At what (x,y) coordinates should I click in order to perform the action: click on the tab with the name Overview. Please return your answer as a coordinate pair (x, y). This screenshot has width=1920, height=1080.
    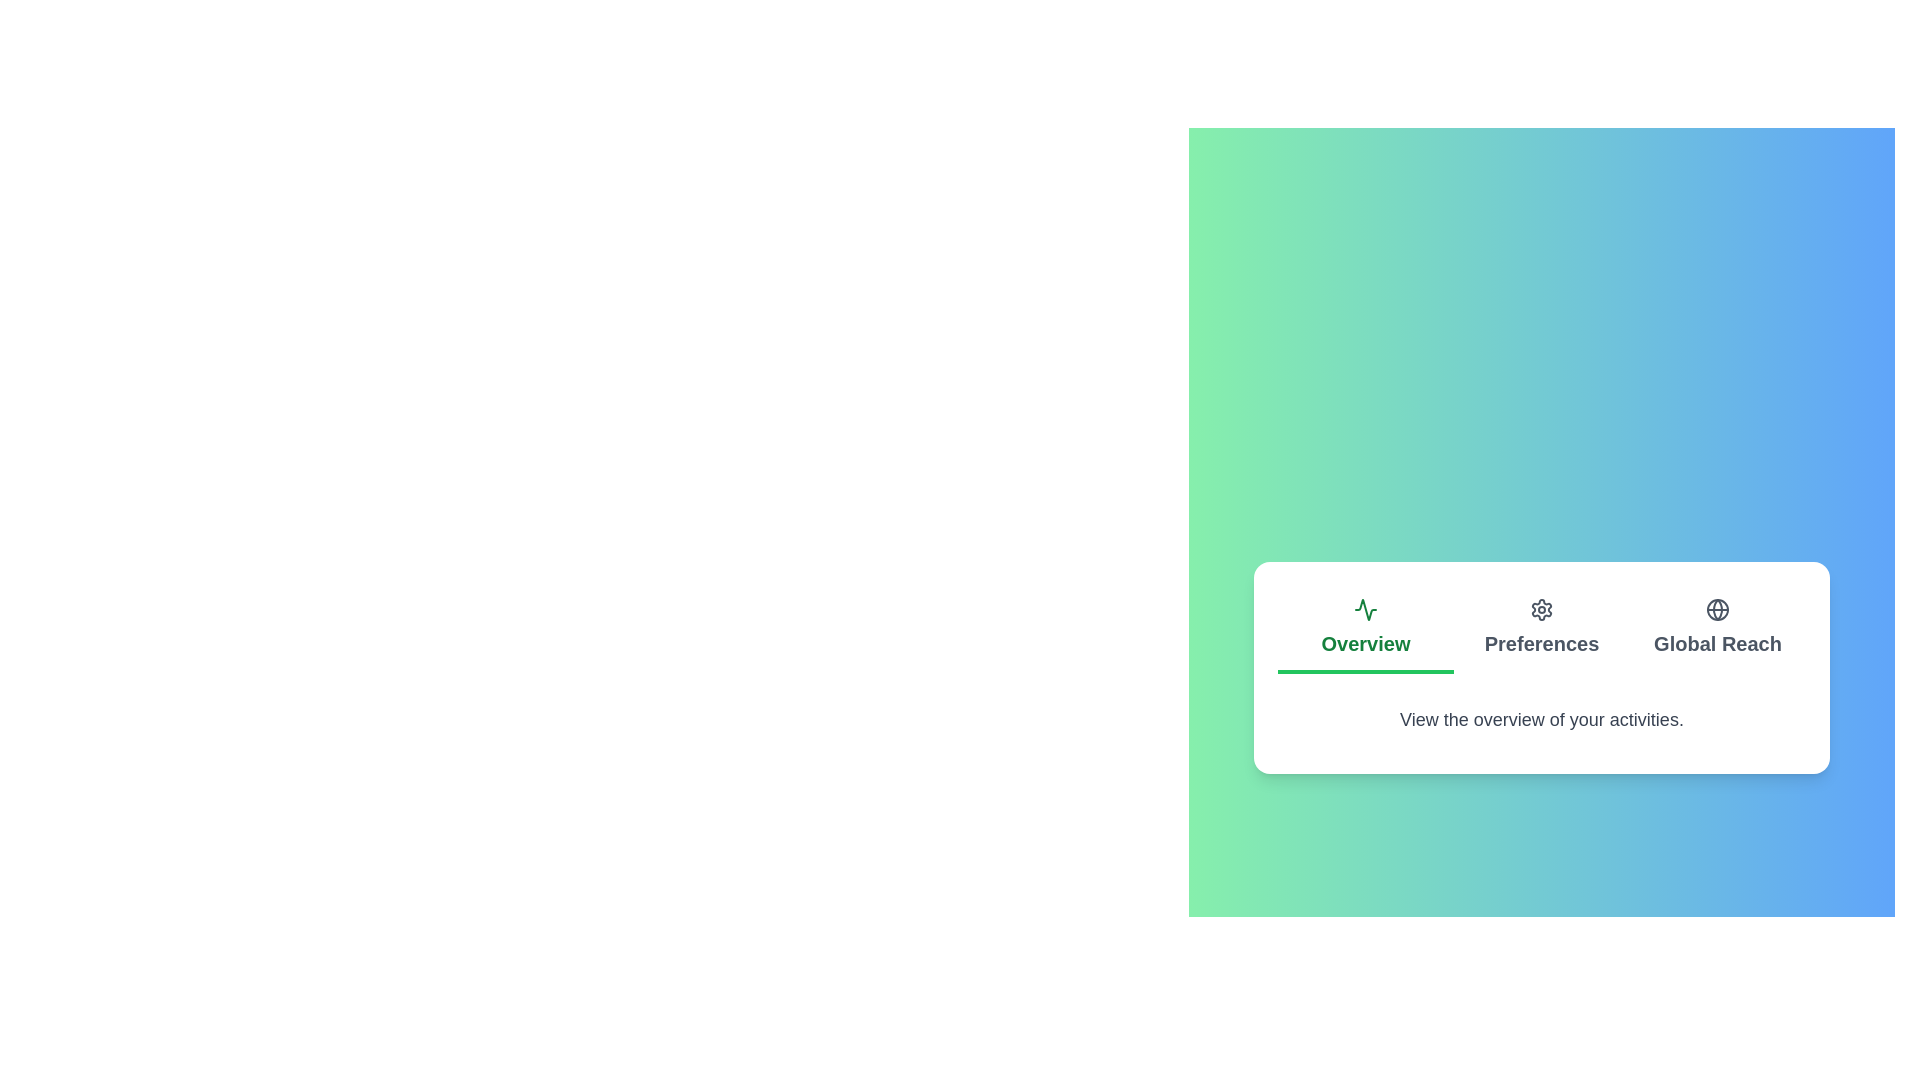
    Looking at the image, I should click on (1365, 628).